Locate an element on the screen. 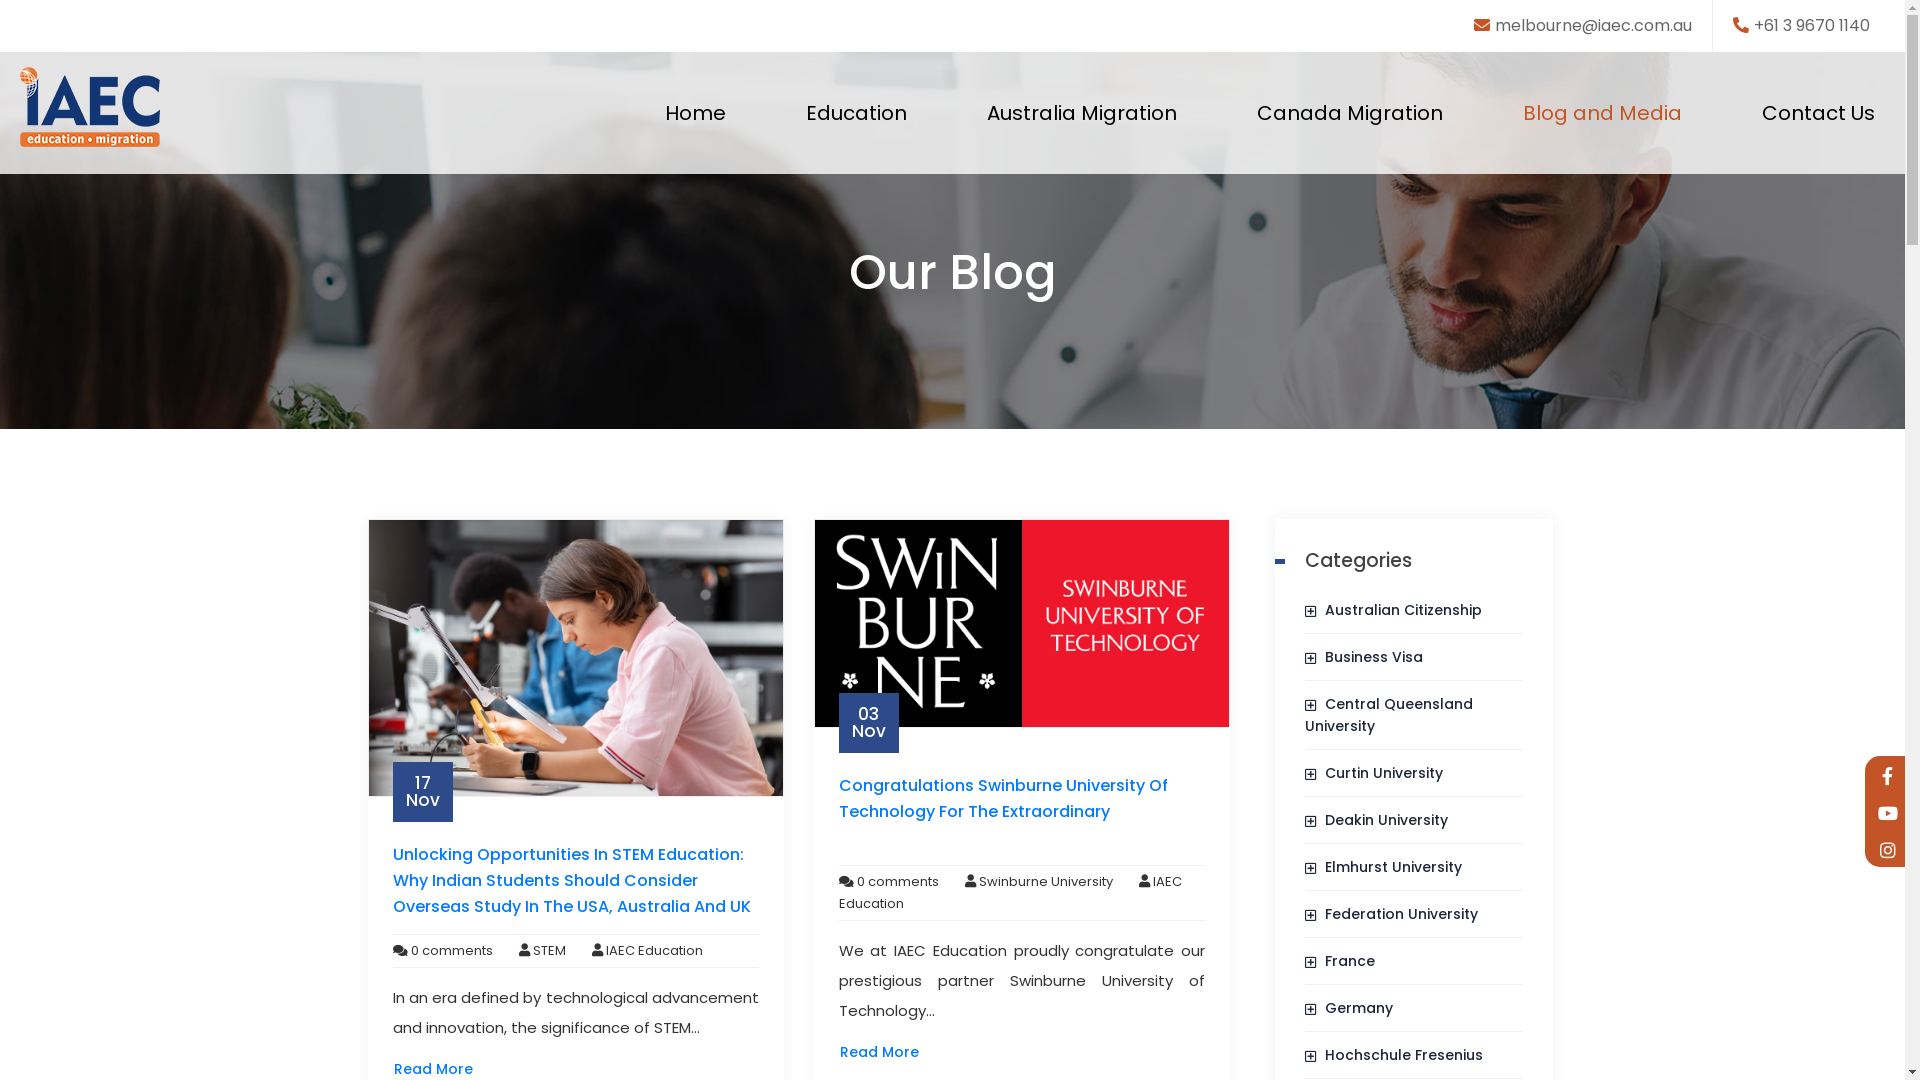 This screenshot has width=1920, height=1080. 'melbourne@iaec.com.au' is located at coordinates (1473, 25).